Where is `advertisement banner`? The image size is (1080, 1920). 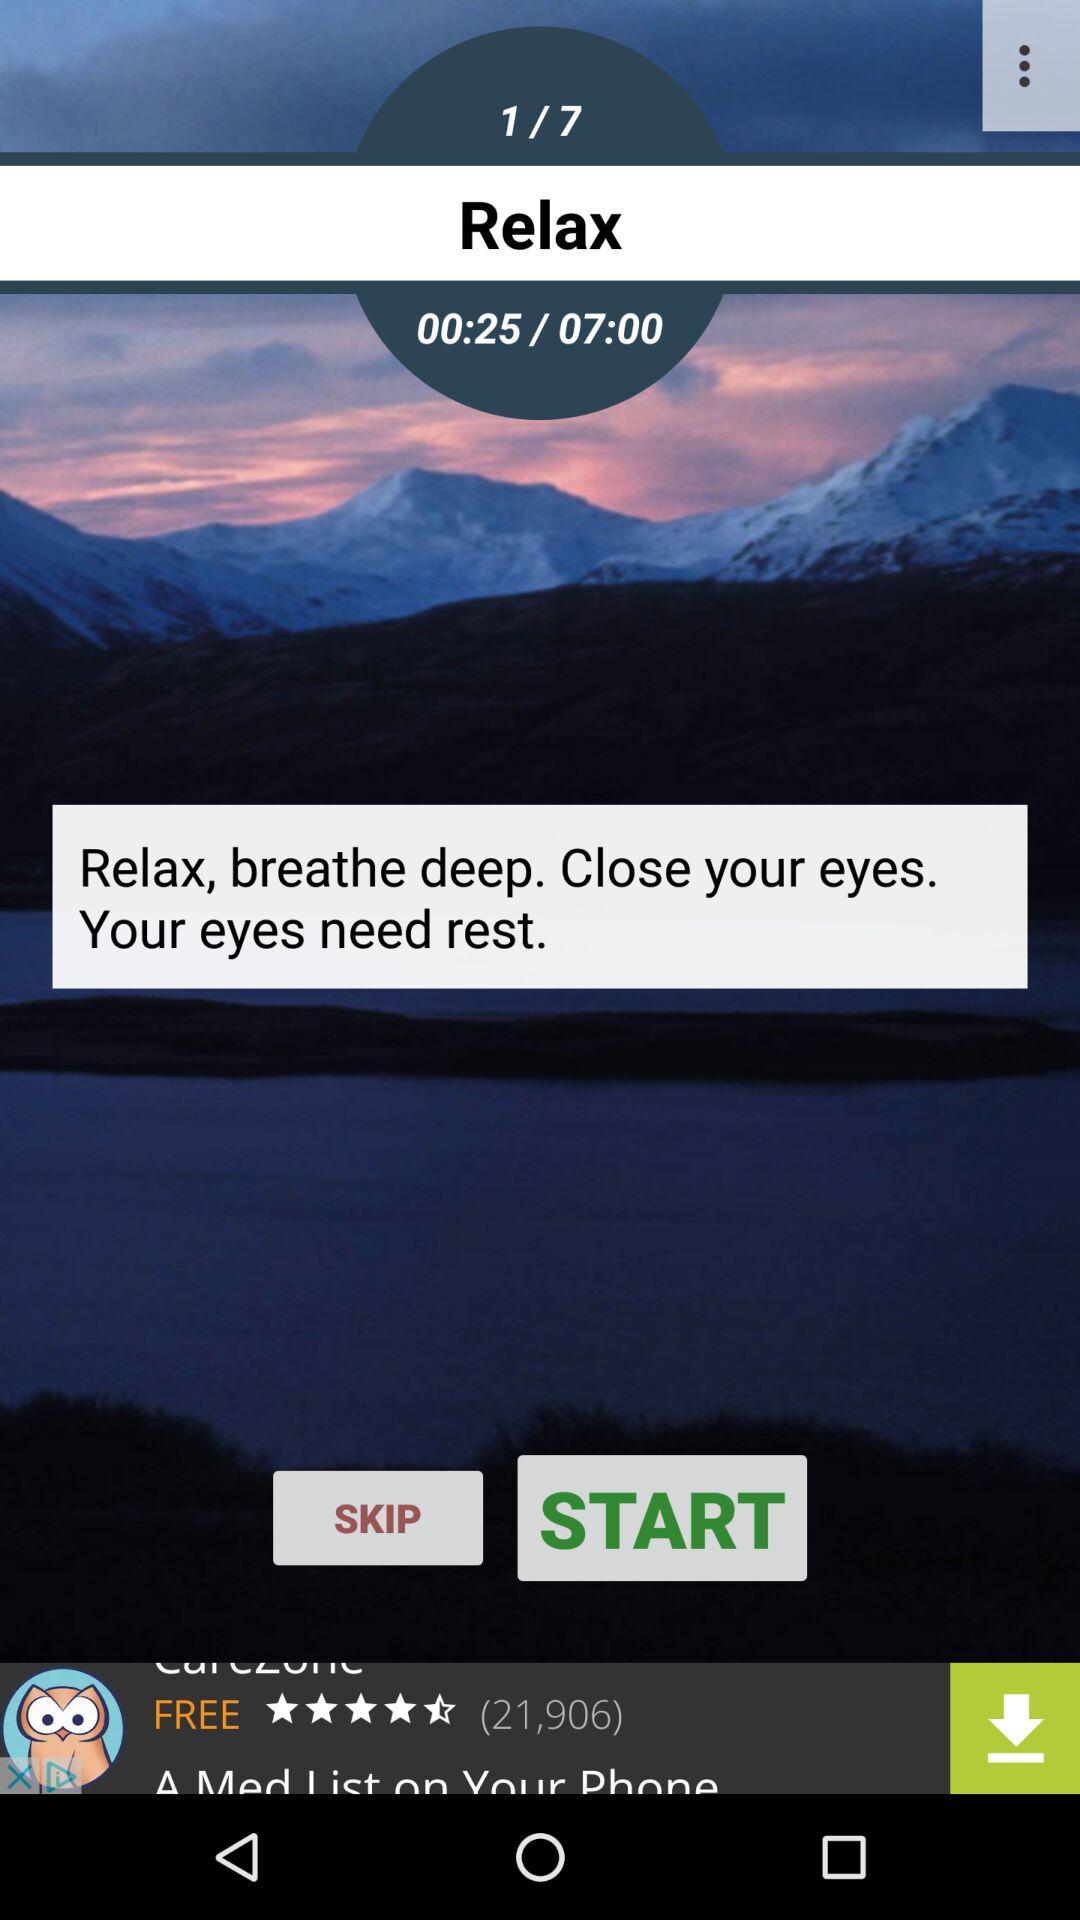
advertisement banner is located at coordinates (540, 1727).